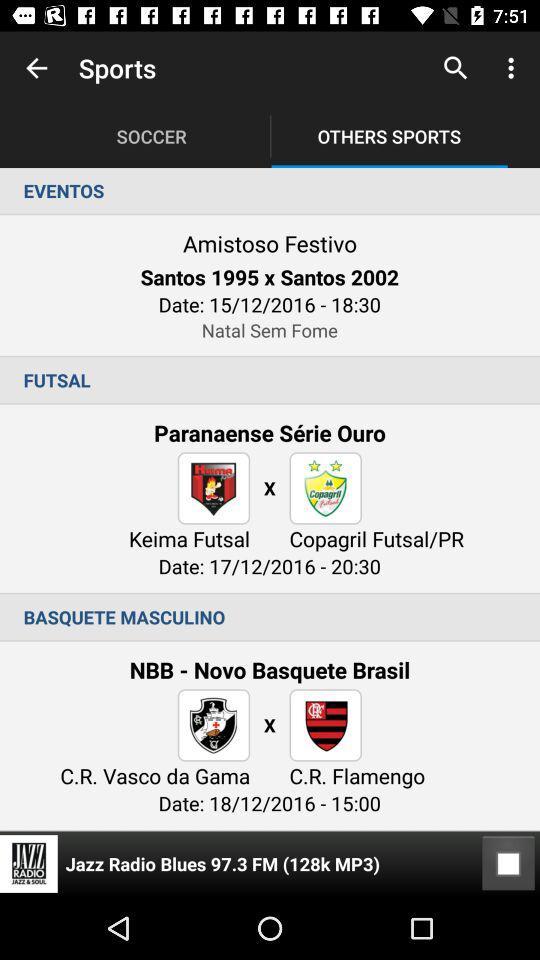 This screenshot has width=540, height=960. Describe the element at coordinates (36, 68) in the screenshot. I see `the icon above eventos icon` at that location.